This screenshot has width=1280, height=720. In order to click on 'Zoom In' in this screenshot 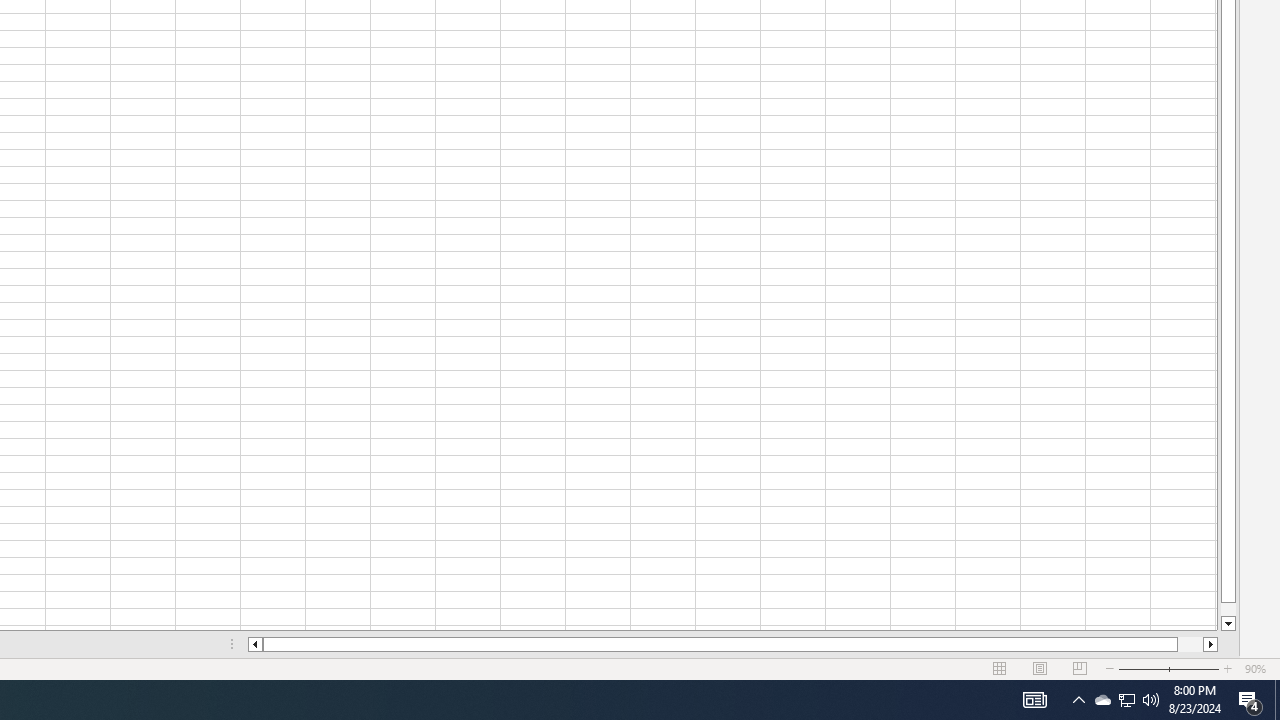, I will do `click(1226, 669)`.